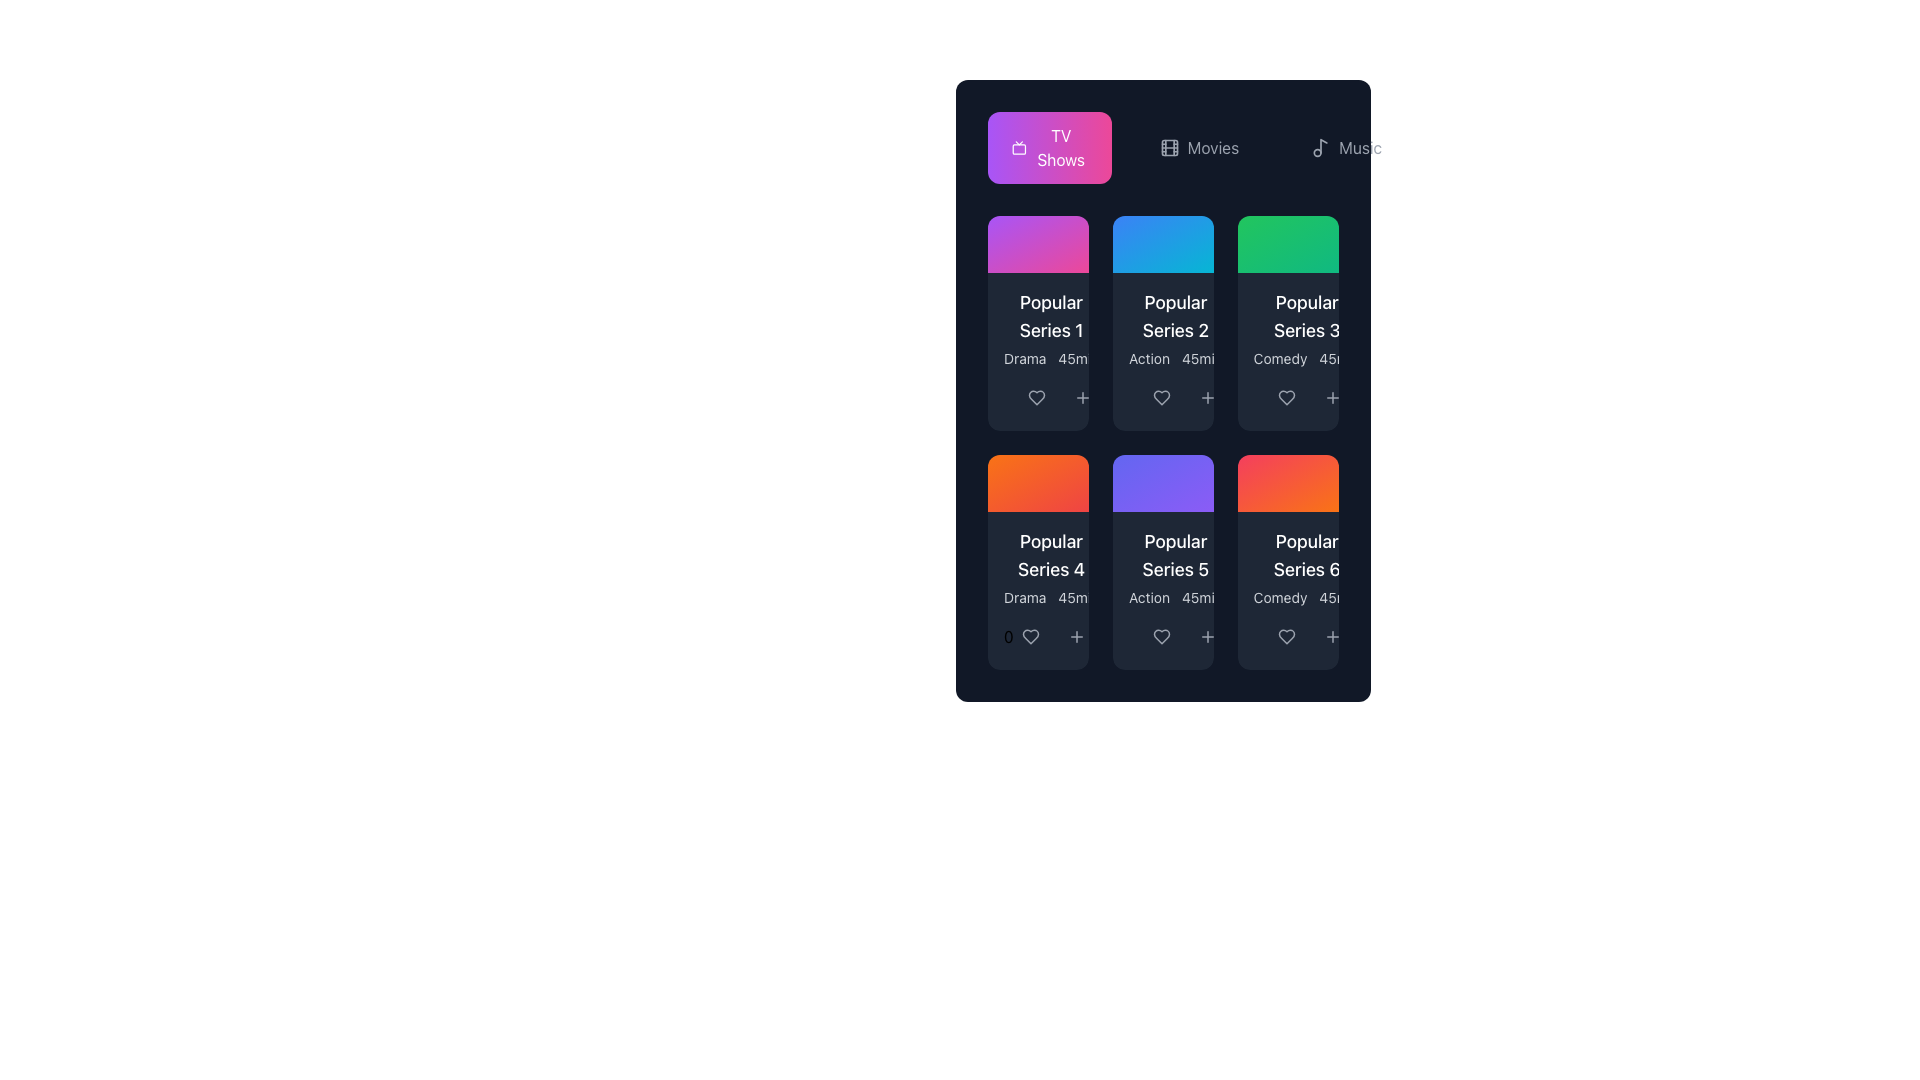 This screenshot has width=1920, height=1080. I want to click on the text label that indicates the genre ('Drama') and duration ('45min') of the series, located directly underneath the title 'Popular Series 4' in the bottom-left section of the main card, so click(1050, 596).